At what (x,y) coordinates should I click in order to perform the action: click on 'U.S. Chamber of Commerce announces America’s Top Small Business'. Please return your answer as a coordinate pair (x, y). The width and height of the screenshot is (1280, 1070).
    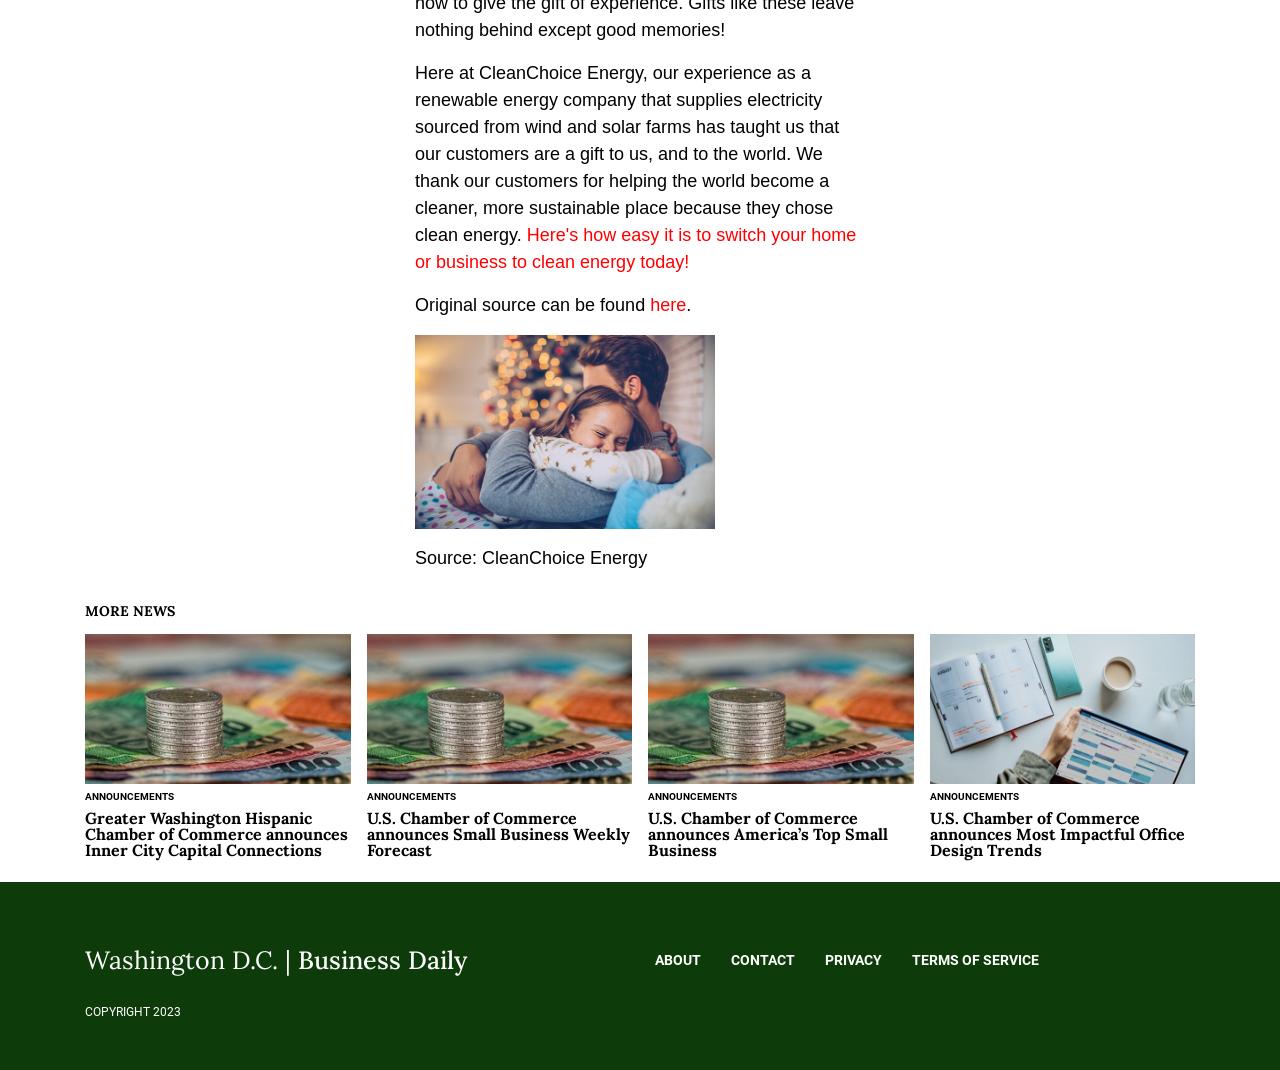
    Looking at the image, I should click on (767, 832).